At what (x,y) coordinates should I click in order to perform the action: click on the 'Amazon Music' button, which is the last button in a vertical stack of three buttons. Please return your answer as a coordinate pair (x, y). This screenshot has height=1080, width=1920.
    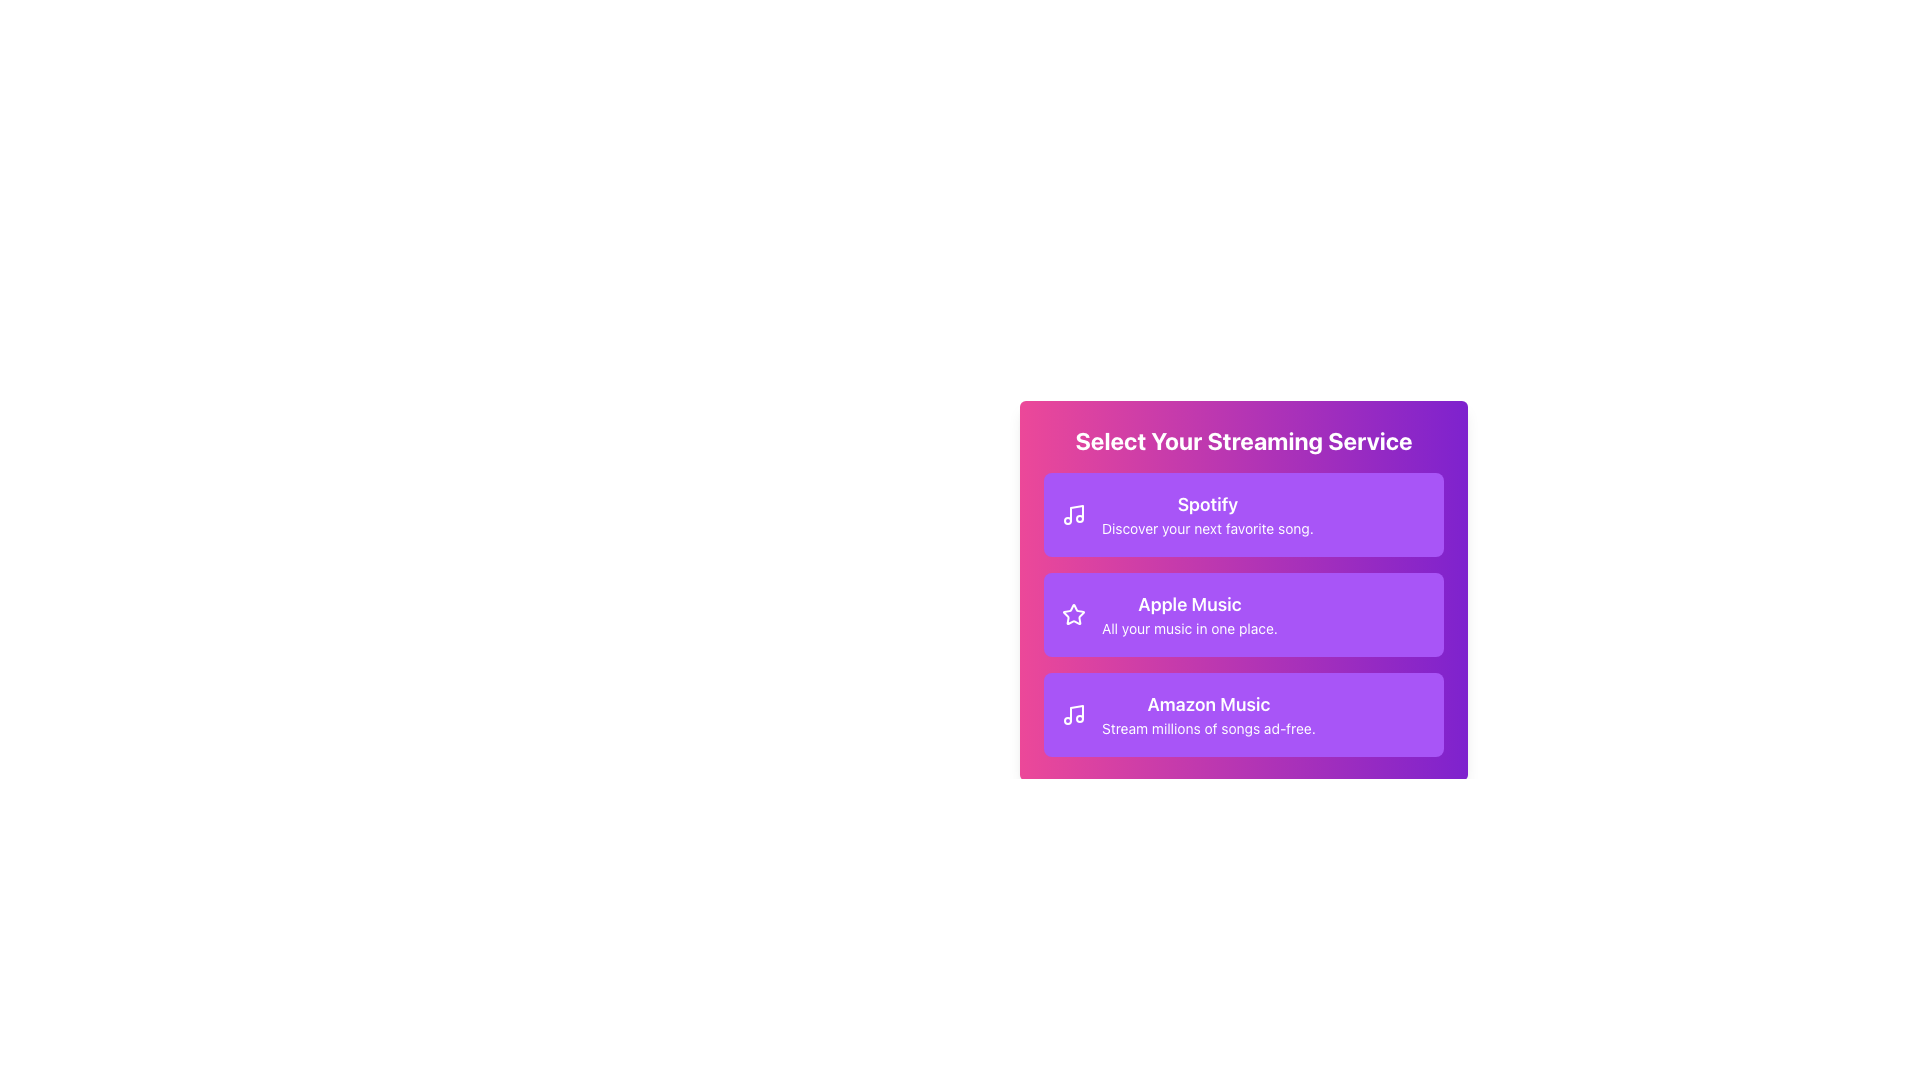
    Looking at the image, I should click on (1242, 713).